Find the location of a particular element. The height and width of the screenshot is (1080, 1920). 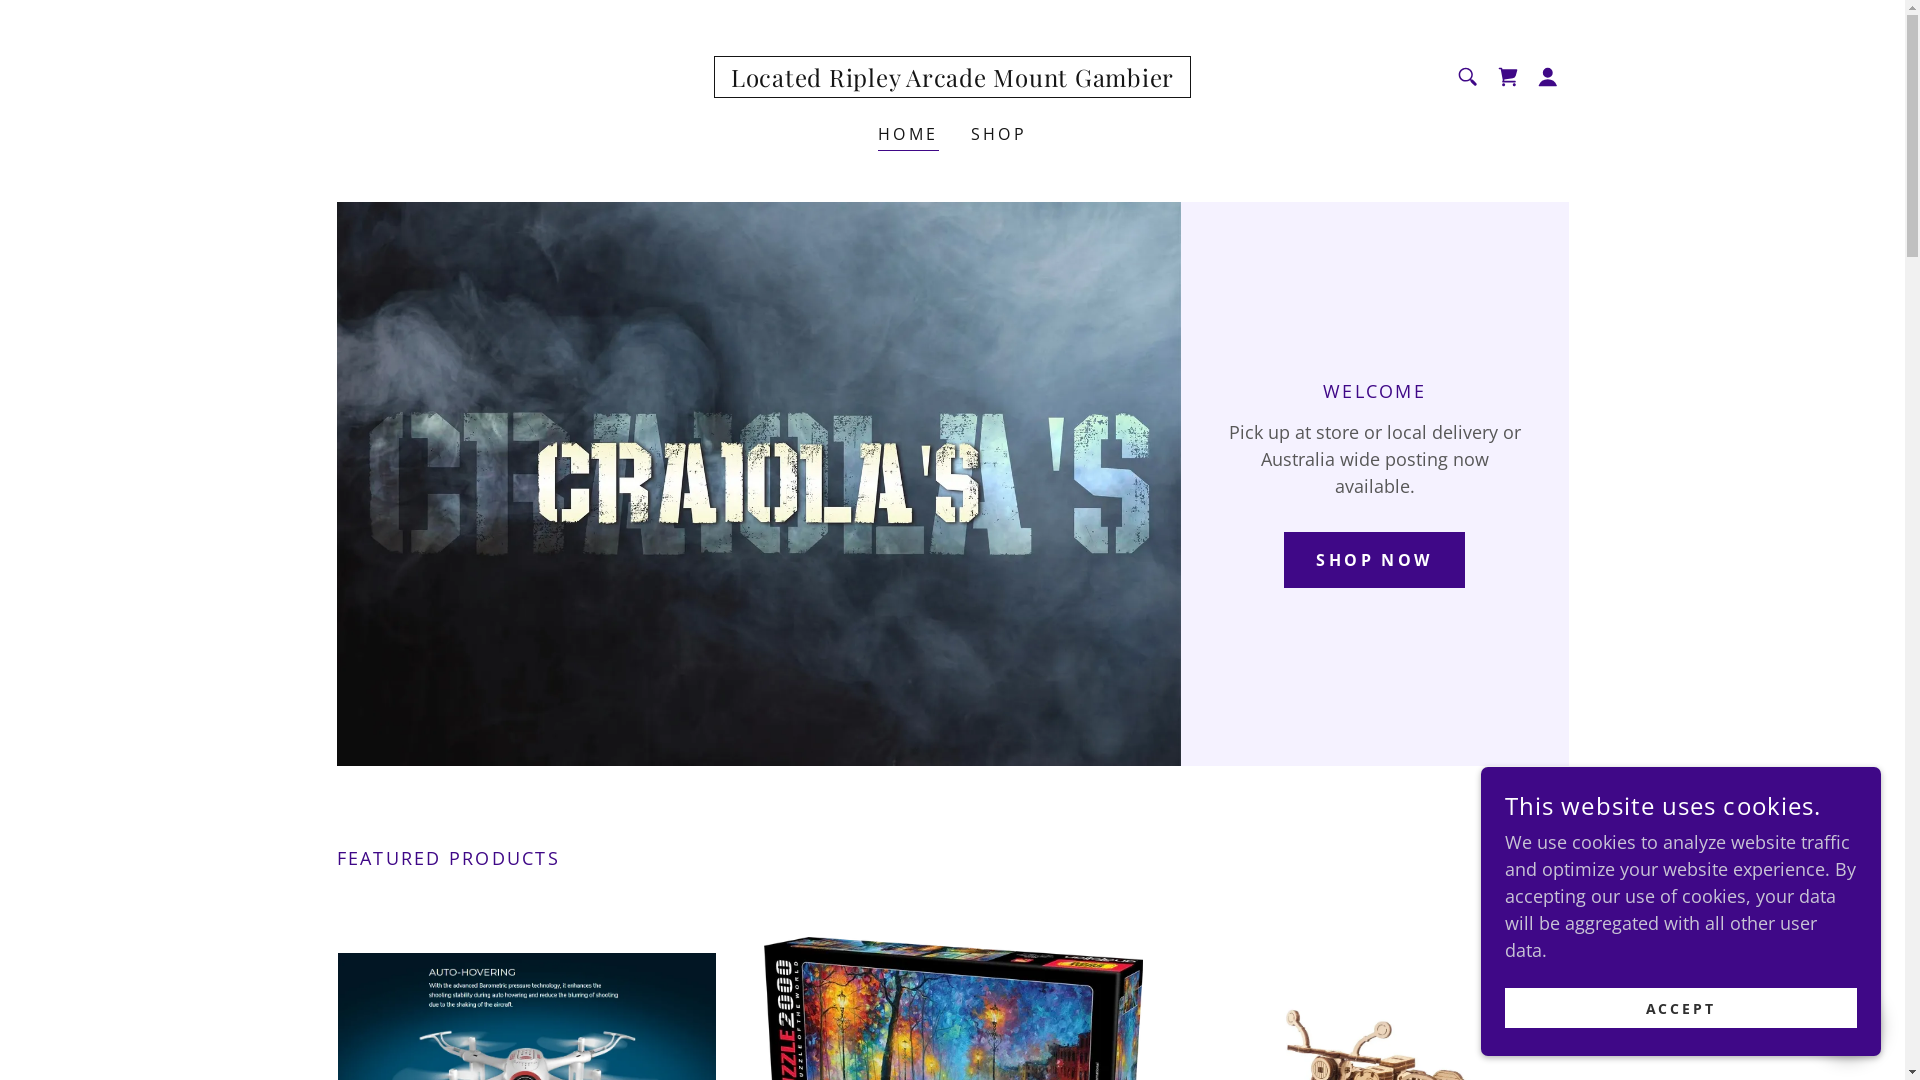

'SHOP NOW' is located at coordinates (1372, 559).